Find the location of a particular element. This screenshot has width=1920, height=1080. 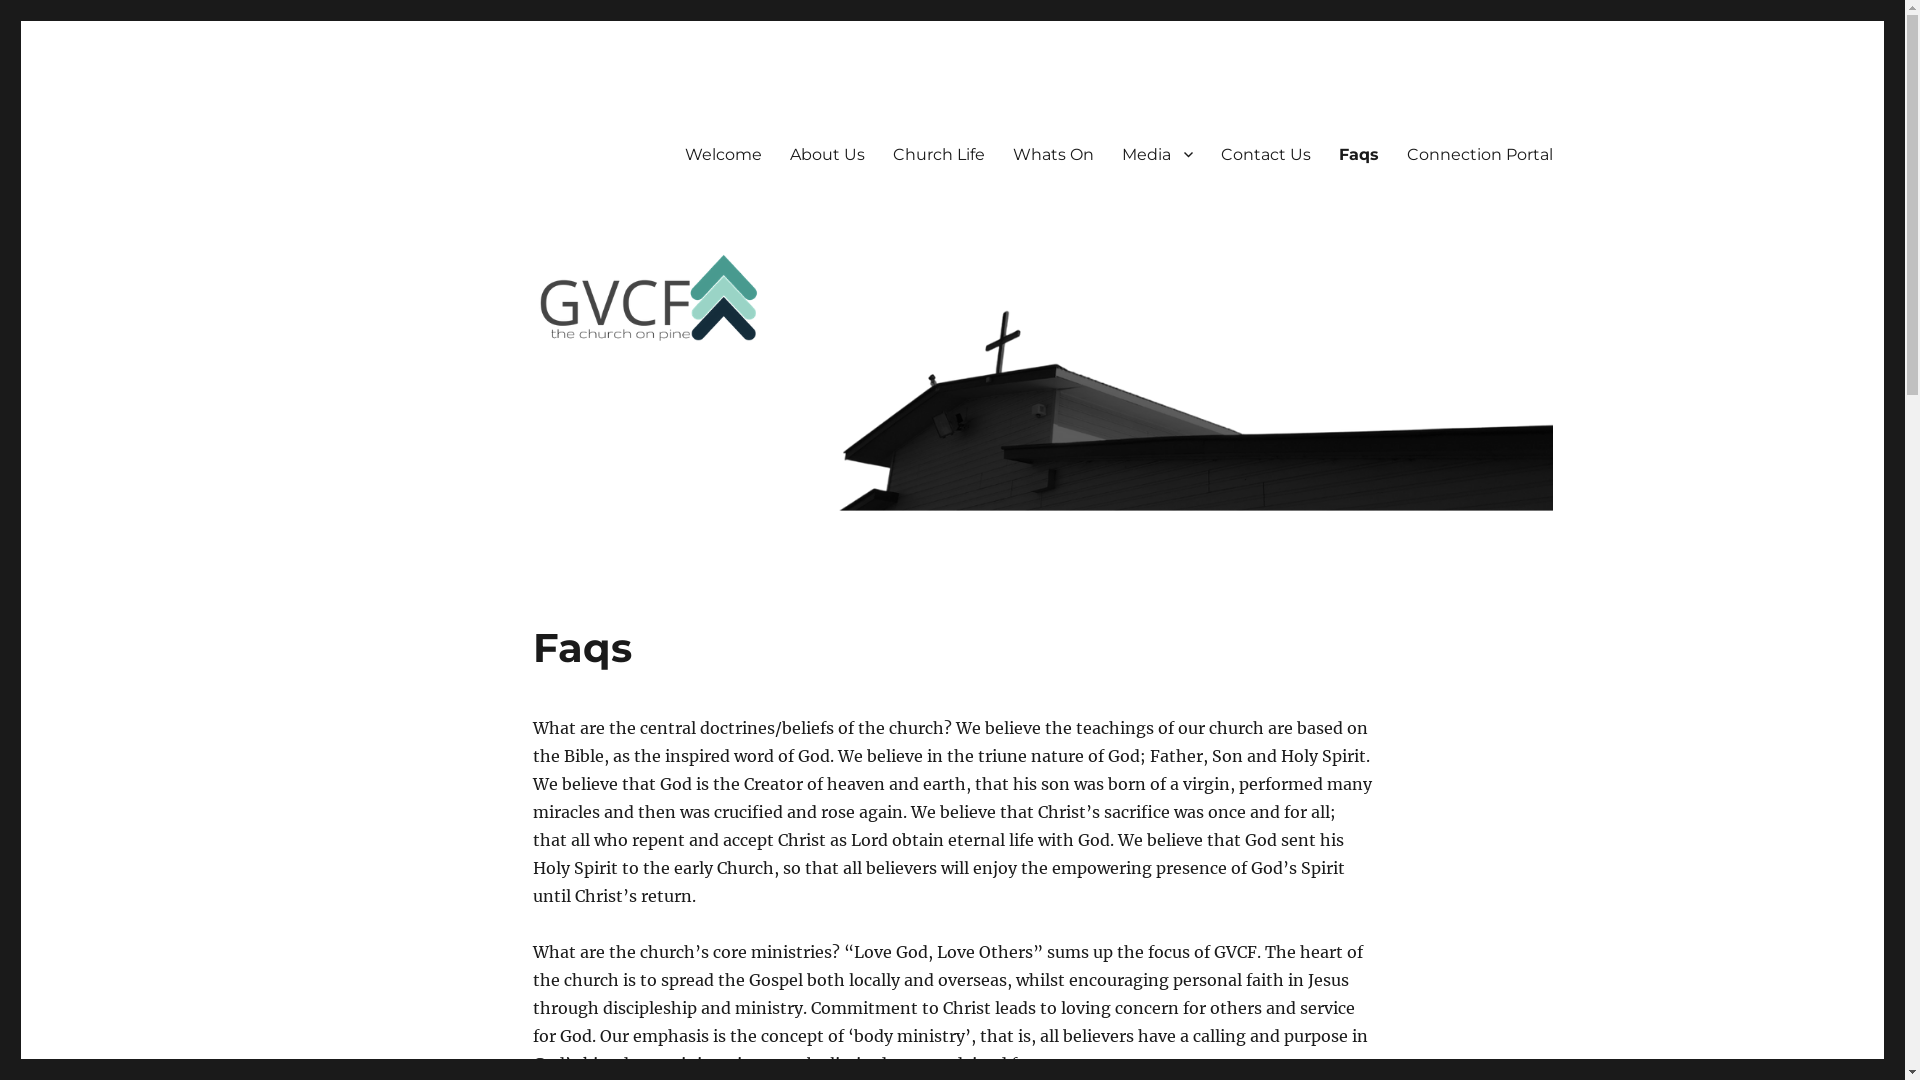

'Whats On' is located at coordinates (998, 153).